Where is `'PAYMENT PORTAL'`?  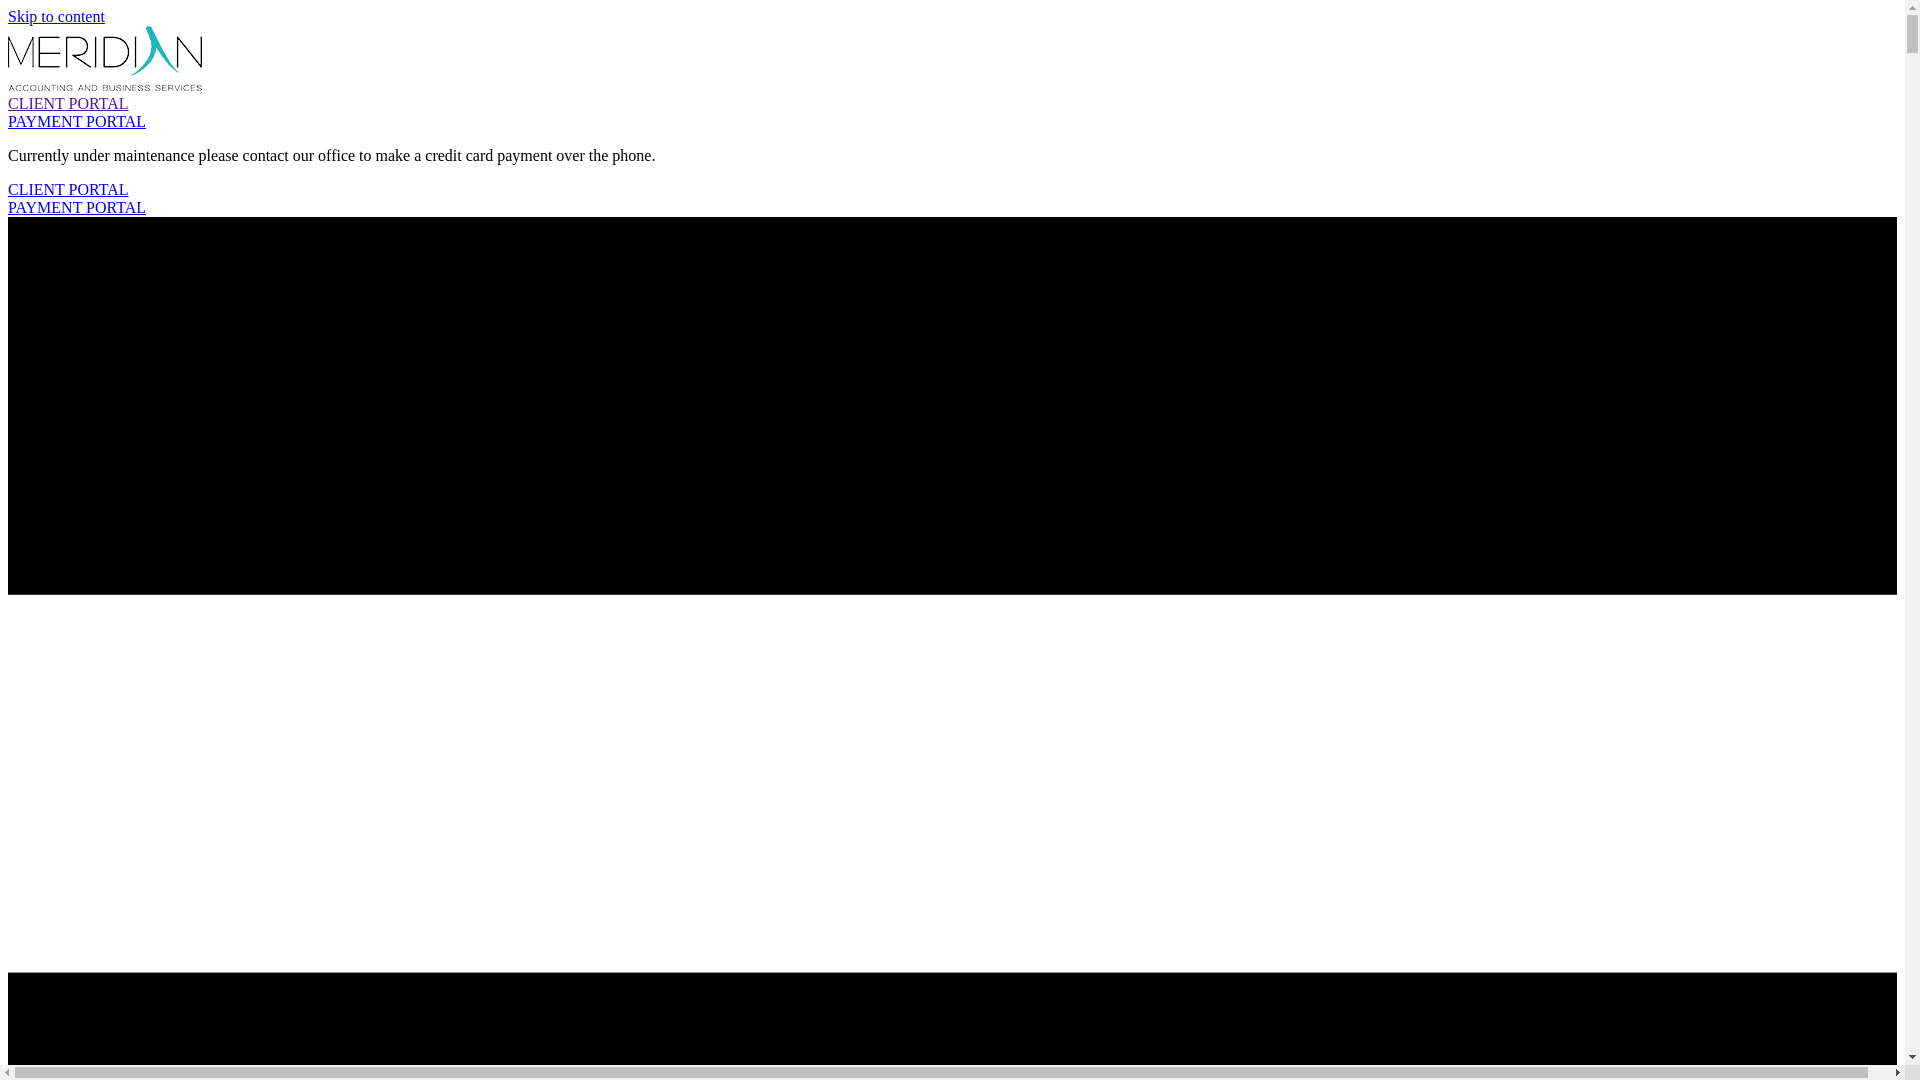
'PAYMENT PORTAL' is located at coordinates (76, 207).